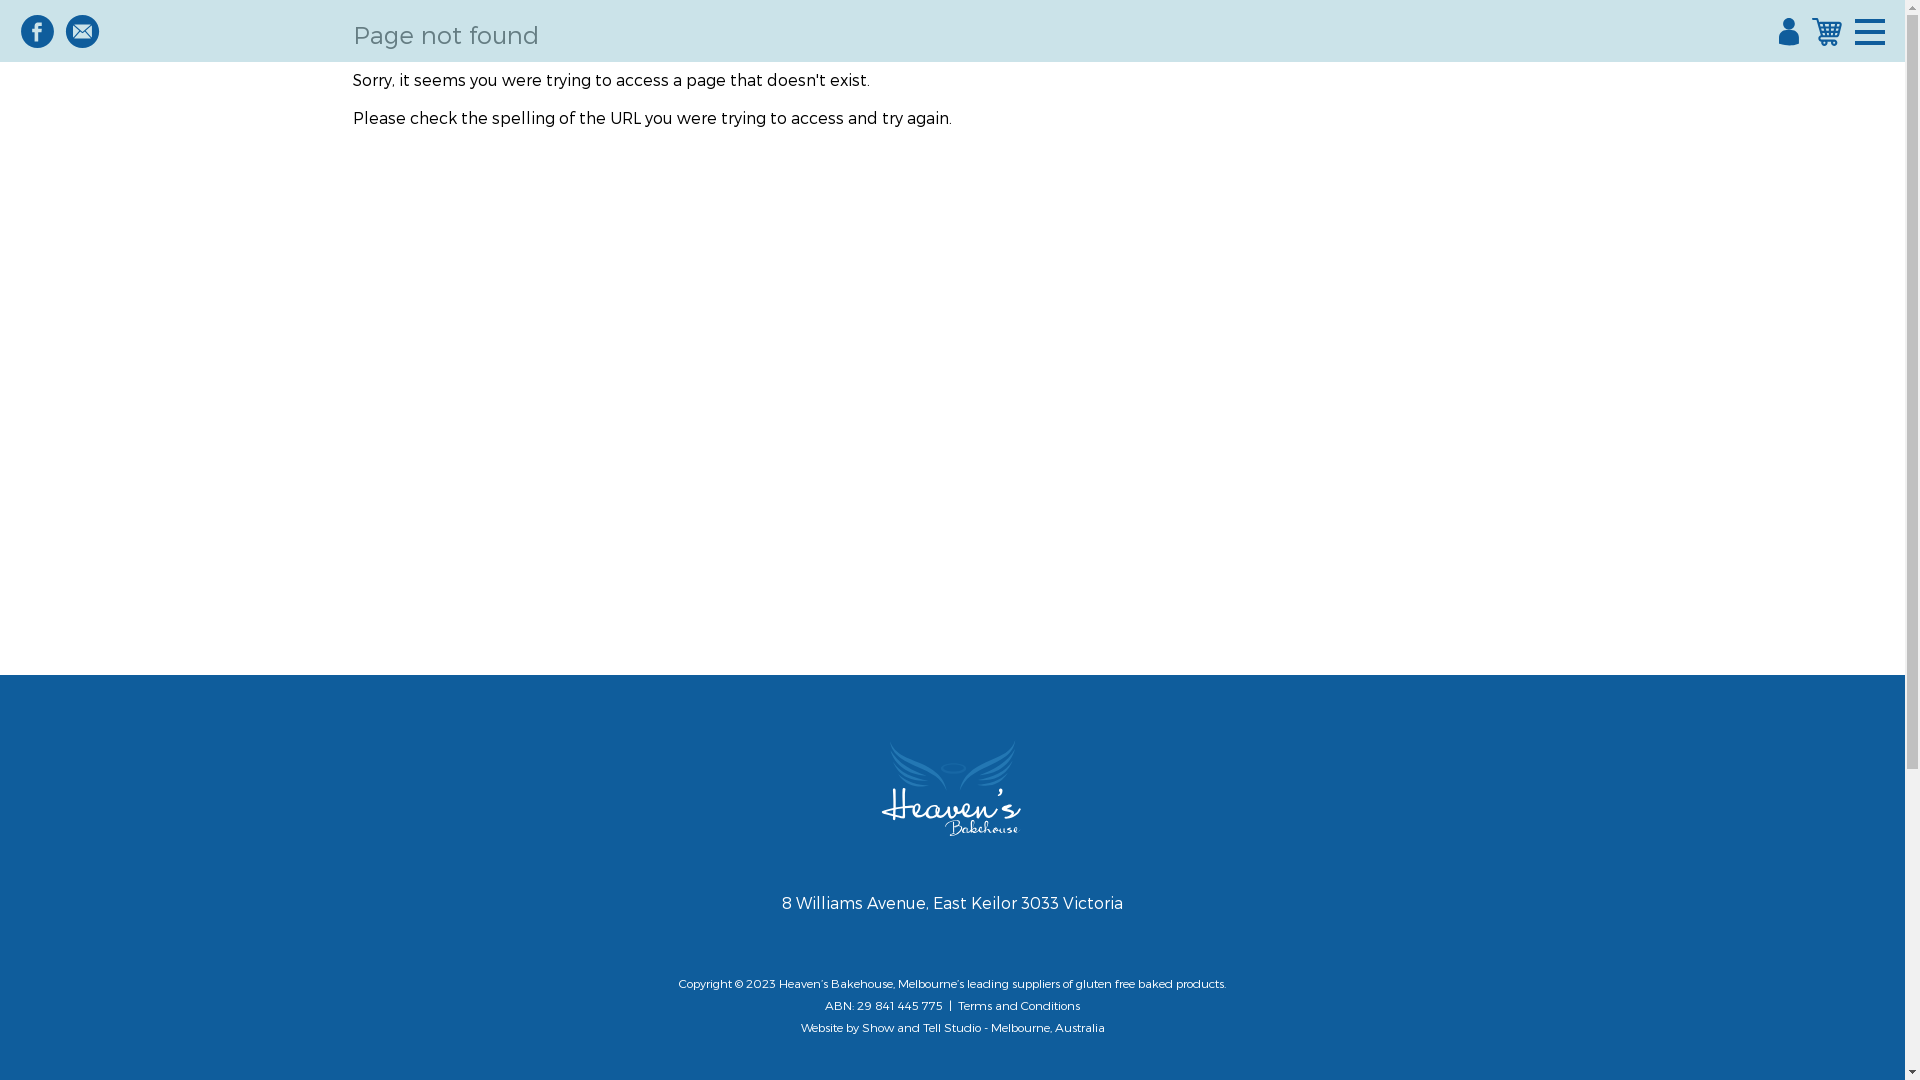  I want to click on 'Terms and Conditions', so click(1018, 1005).